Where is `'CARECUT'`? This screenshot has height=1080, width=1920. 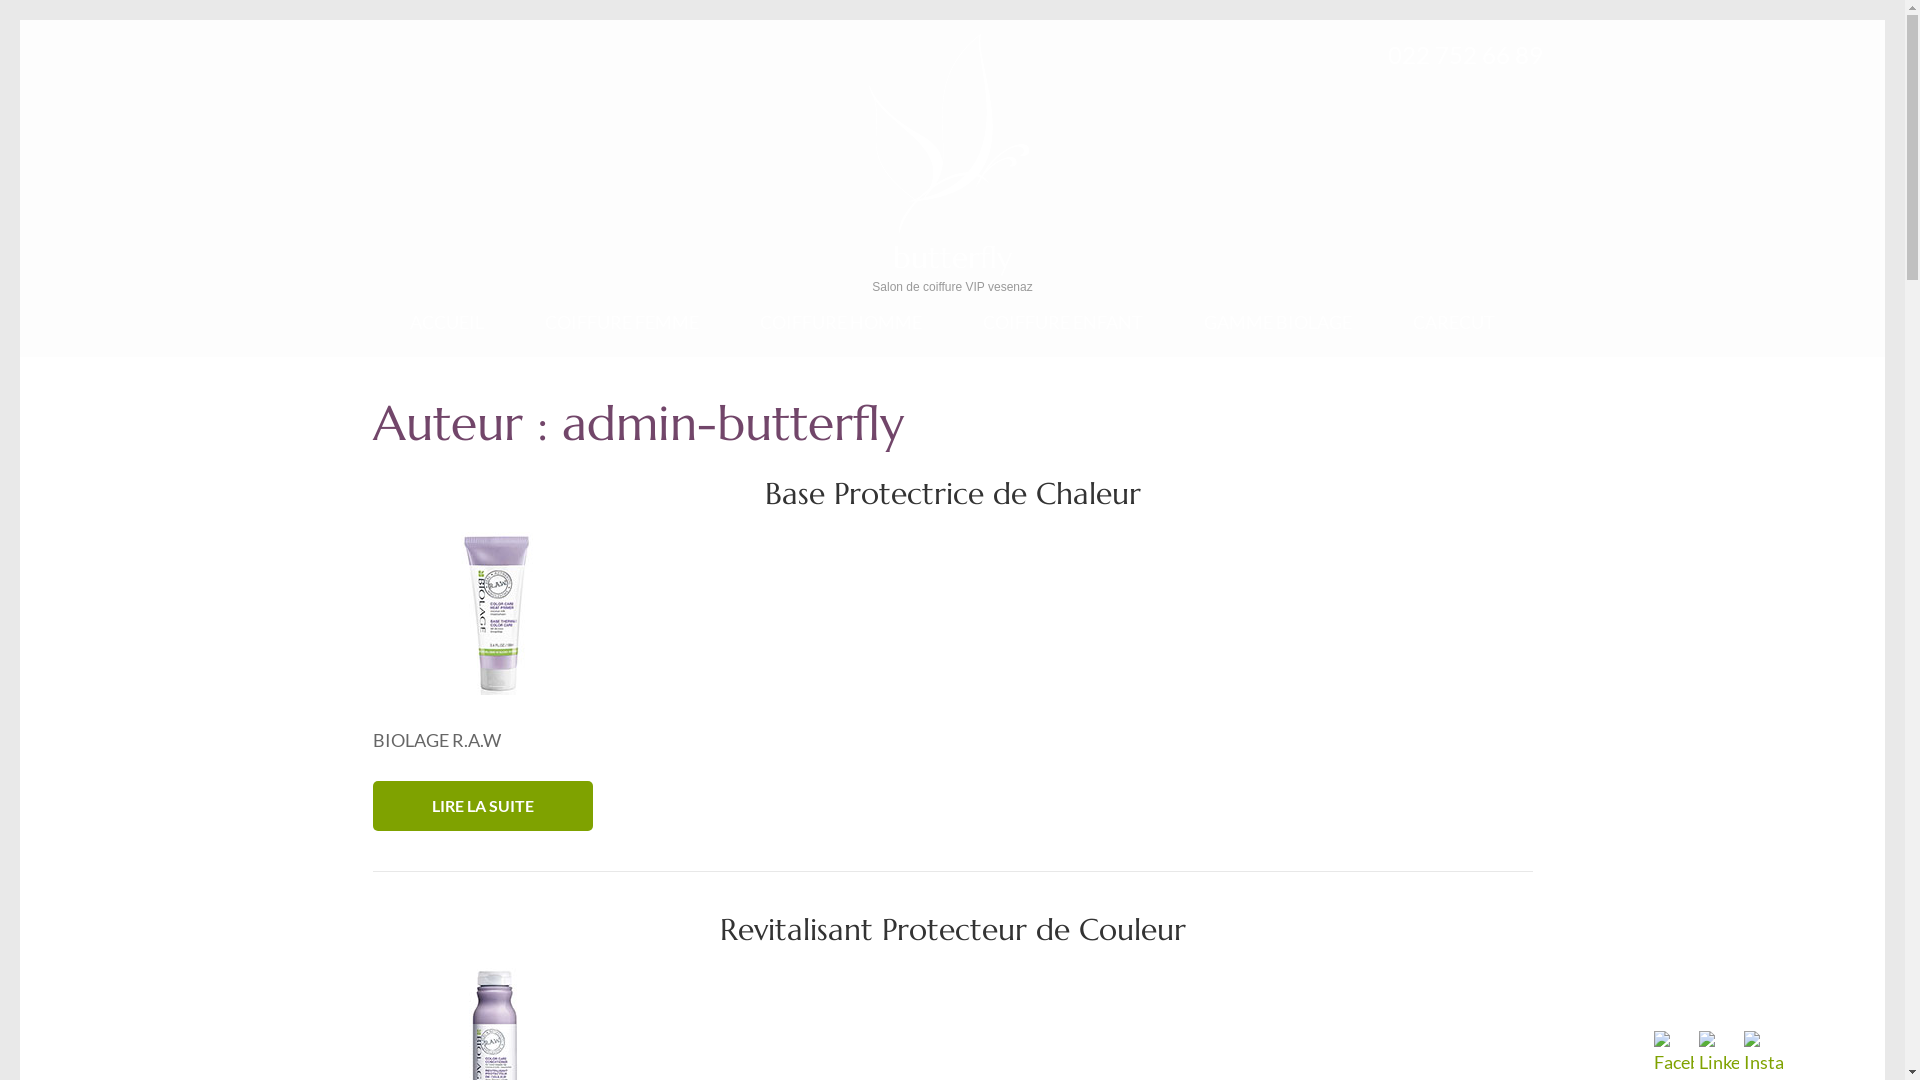
'CARECUT' is located at coordinates (1454, 333).